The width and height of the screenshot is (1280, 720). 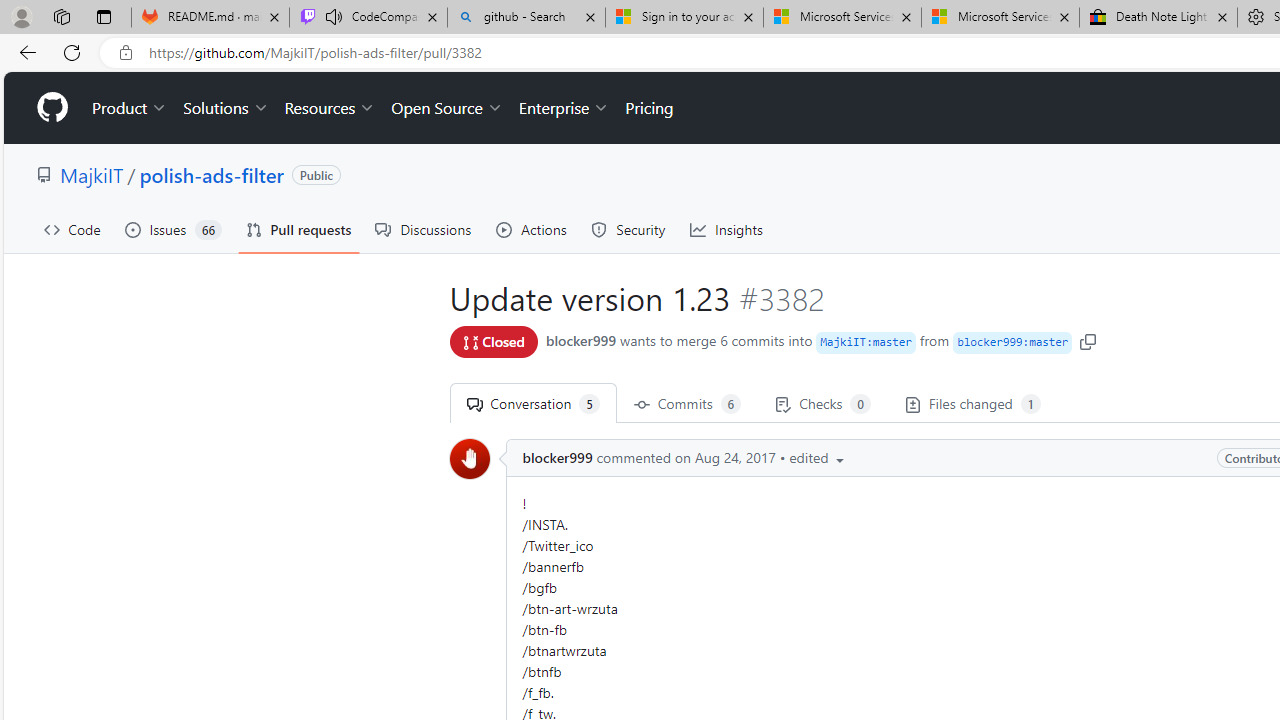 I want to click on 'Pull requests', so click(x=297, y=229).